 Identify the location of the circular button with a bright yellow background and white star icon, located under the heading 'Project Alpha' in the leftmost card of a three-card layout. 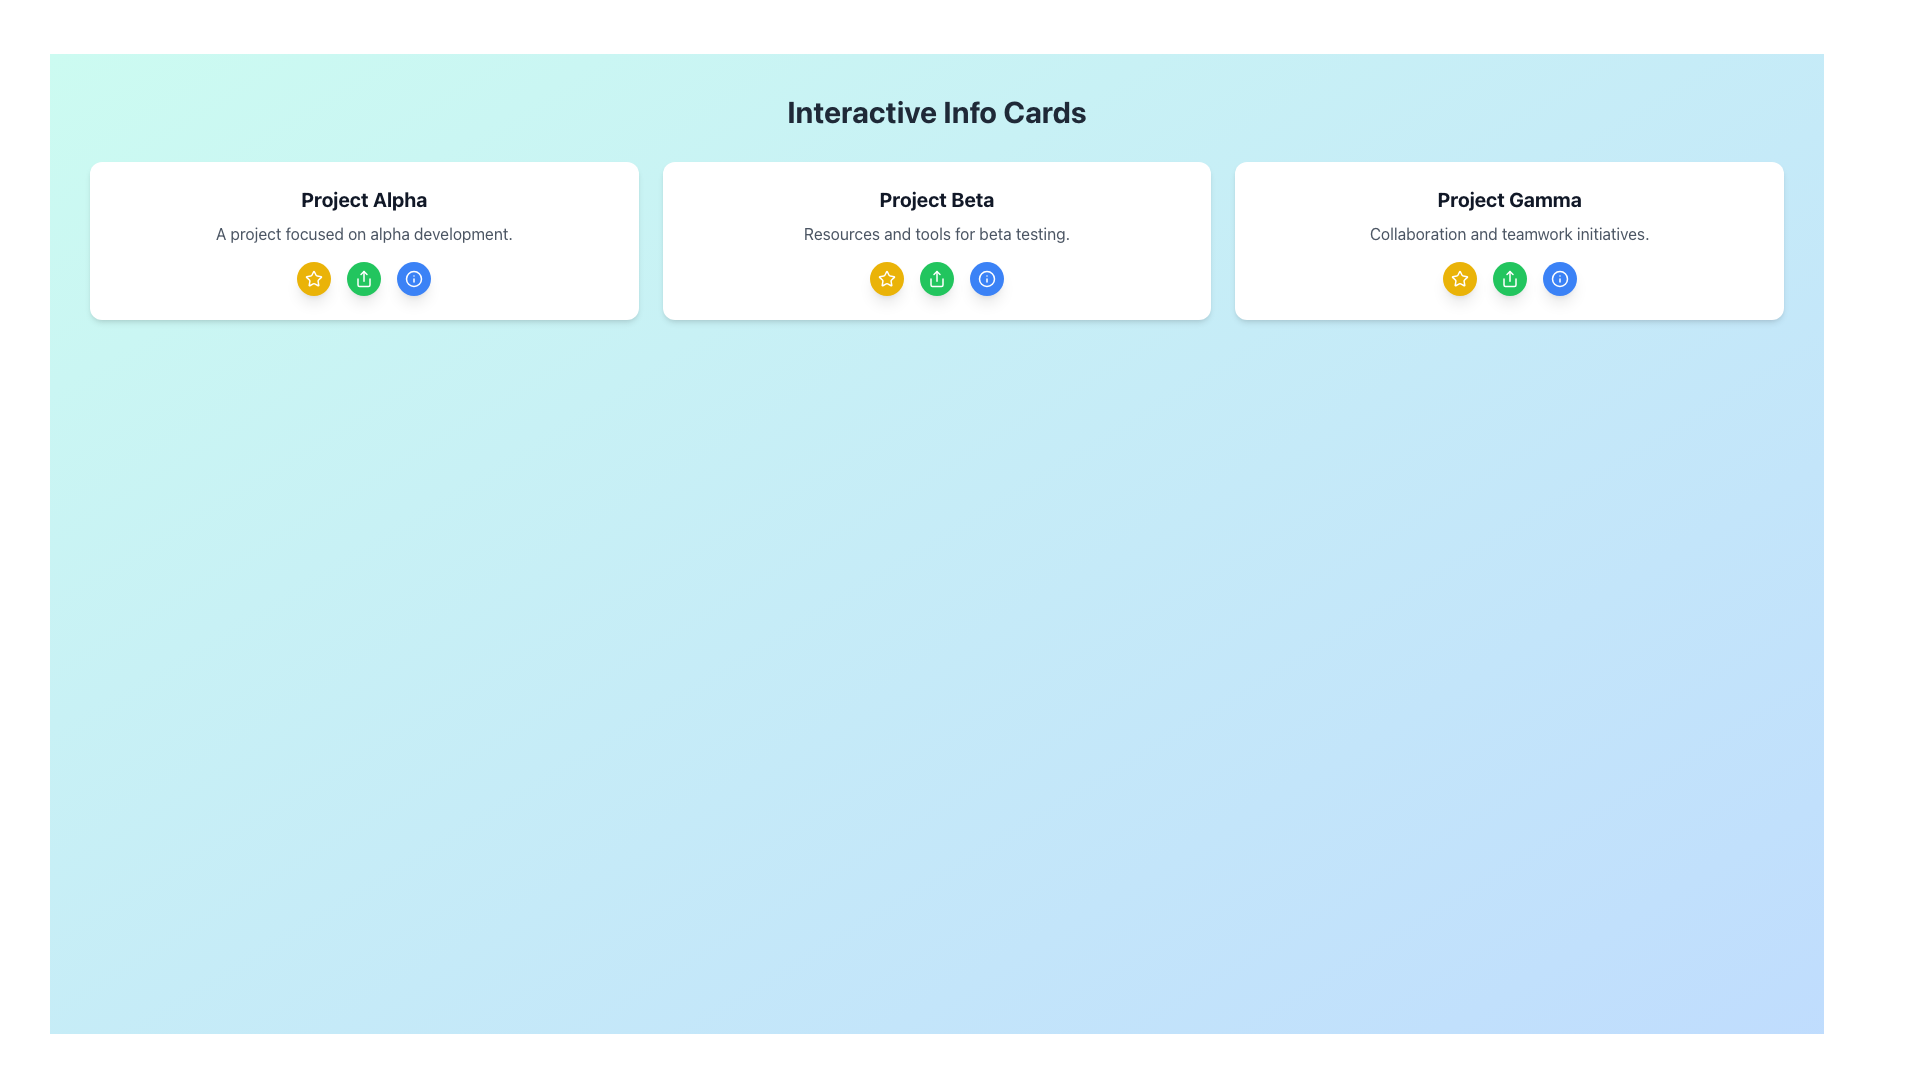
(313, 278).